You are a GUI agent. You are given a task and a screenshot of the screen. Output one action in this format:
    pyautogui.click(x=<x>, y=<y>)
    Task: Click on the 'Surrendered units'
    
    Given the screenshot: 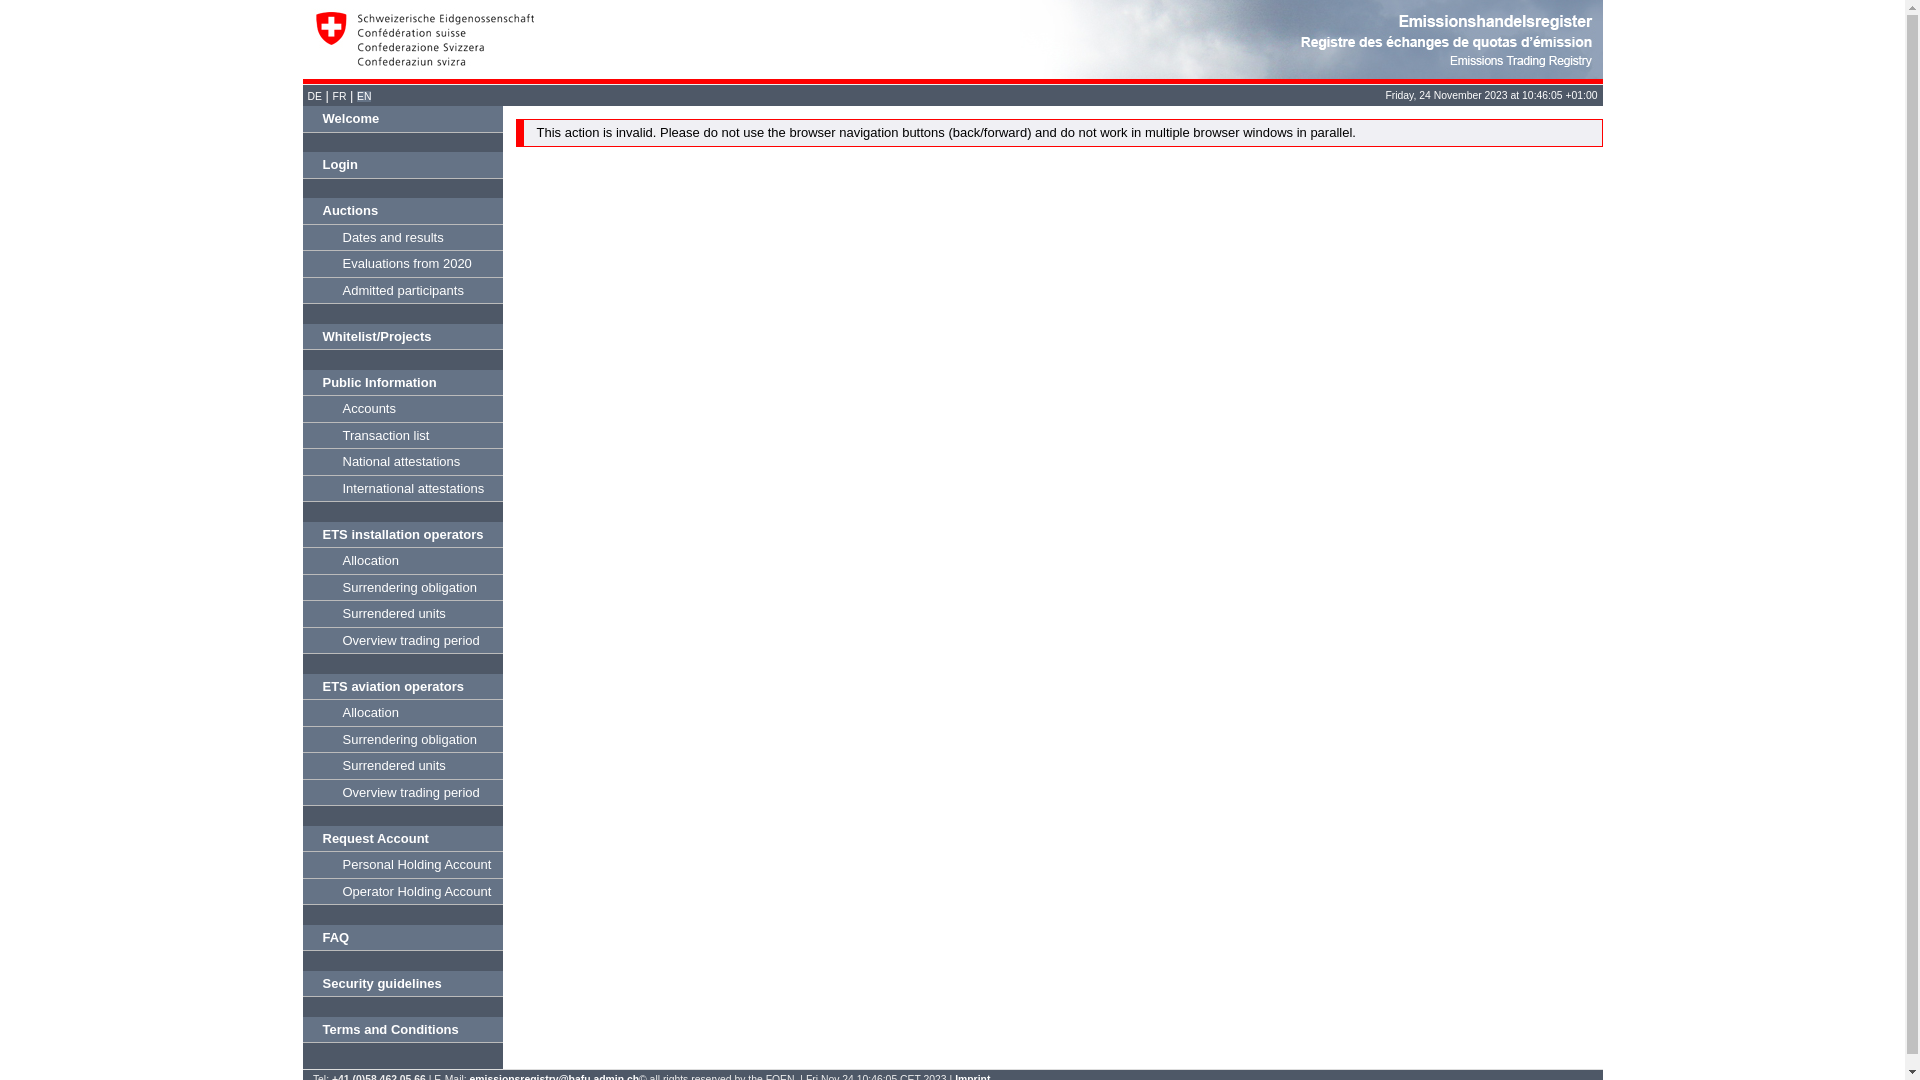 What is the action you would take?
    pyautogui.click(x=401, y=765)
    